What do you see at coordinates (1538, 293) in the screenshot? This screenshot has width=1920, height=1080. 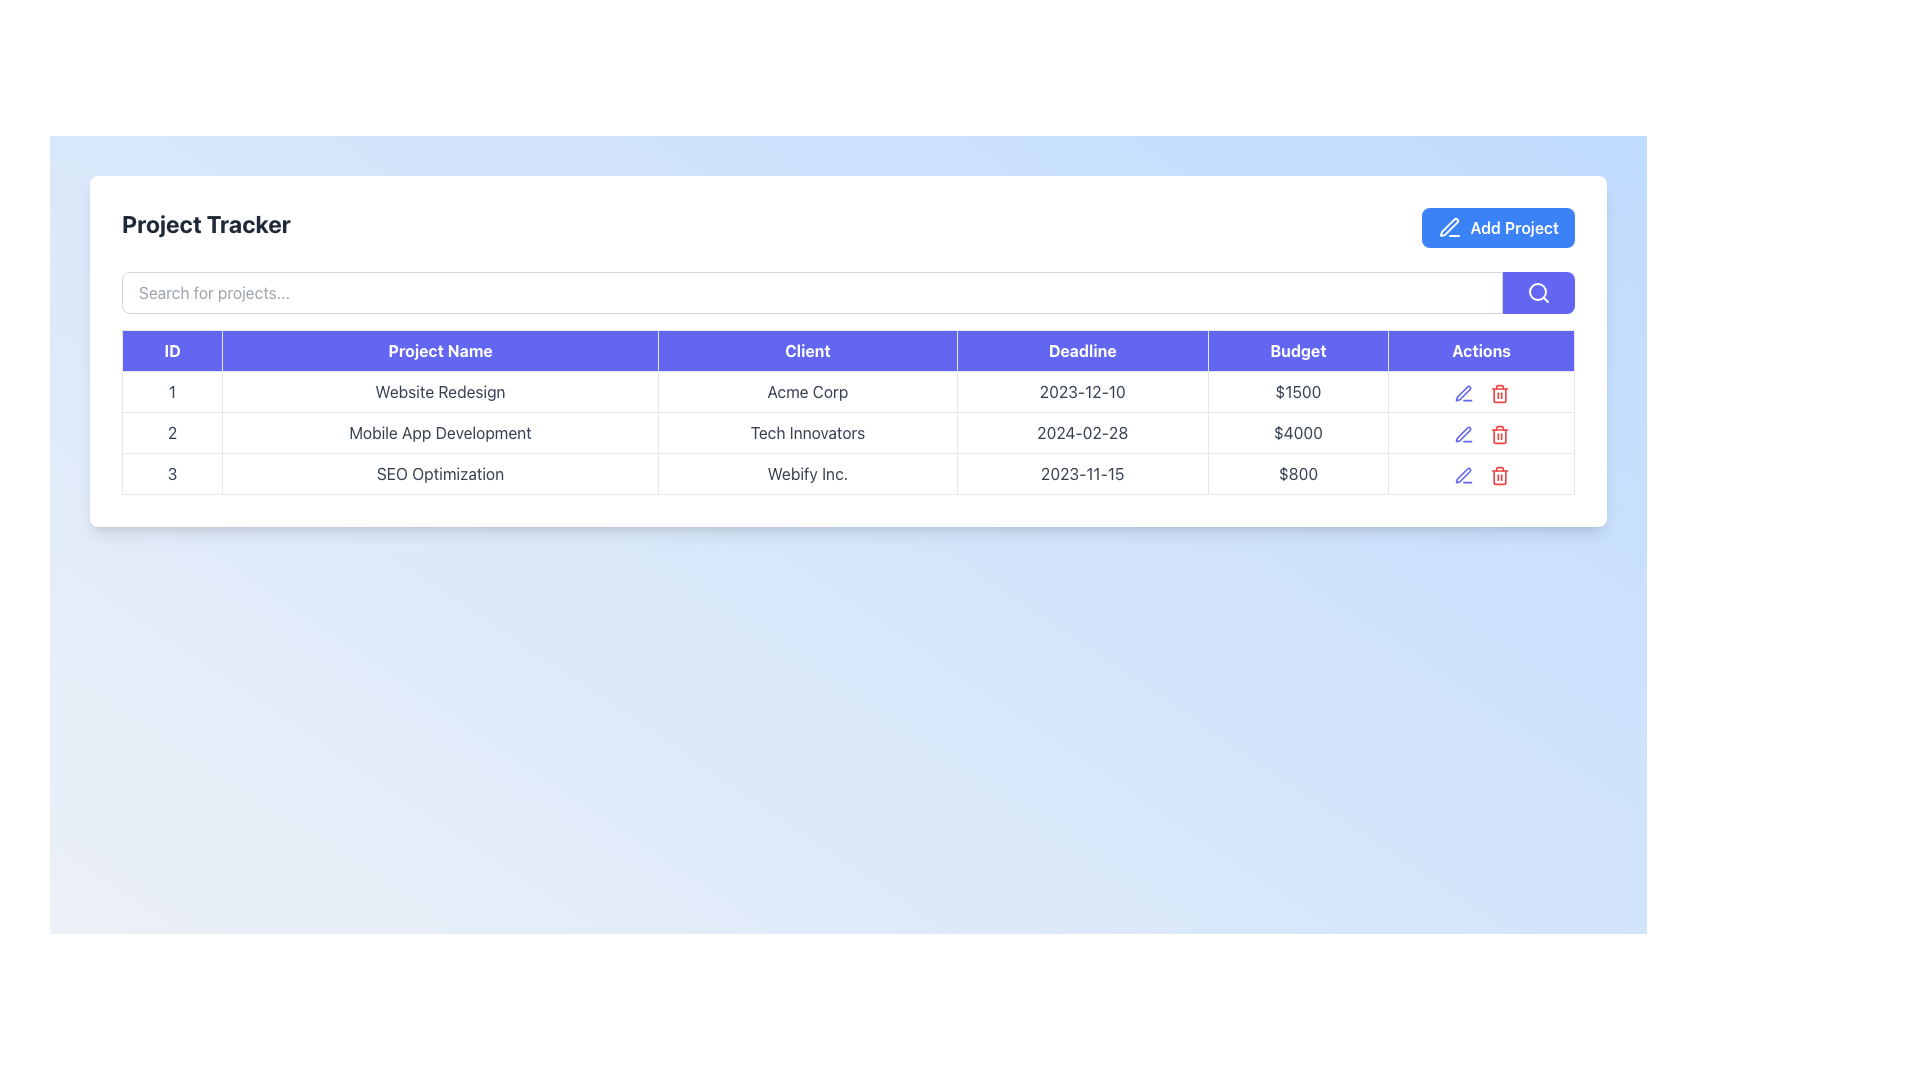 I see `the search activation icon located within the blue button at the top-right corner of the horizontal search bar` at bounding box center [1538, 293].